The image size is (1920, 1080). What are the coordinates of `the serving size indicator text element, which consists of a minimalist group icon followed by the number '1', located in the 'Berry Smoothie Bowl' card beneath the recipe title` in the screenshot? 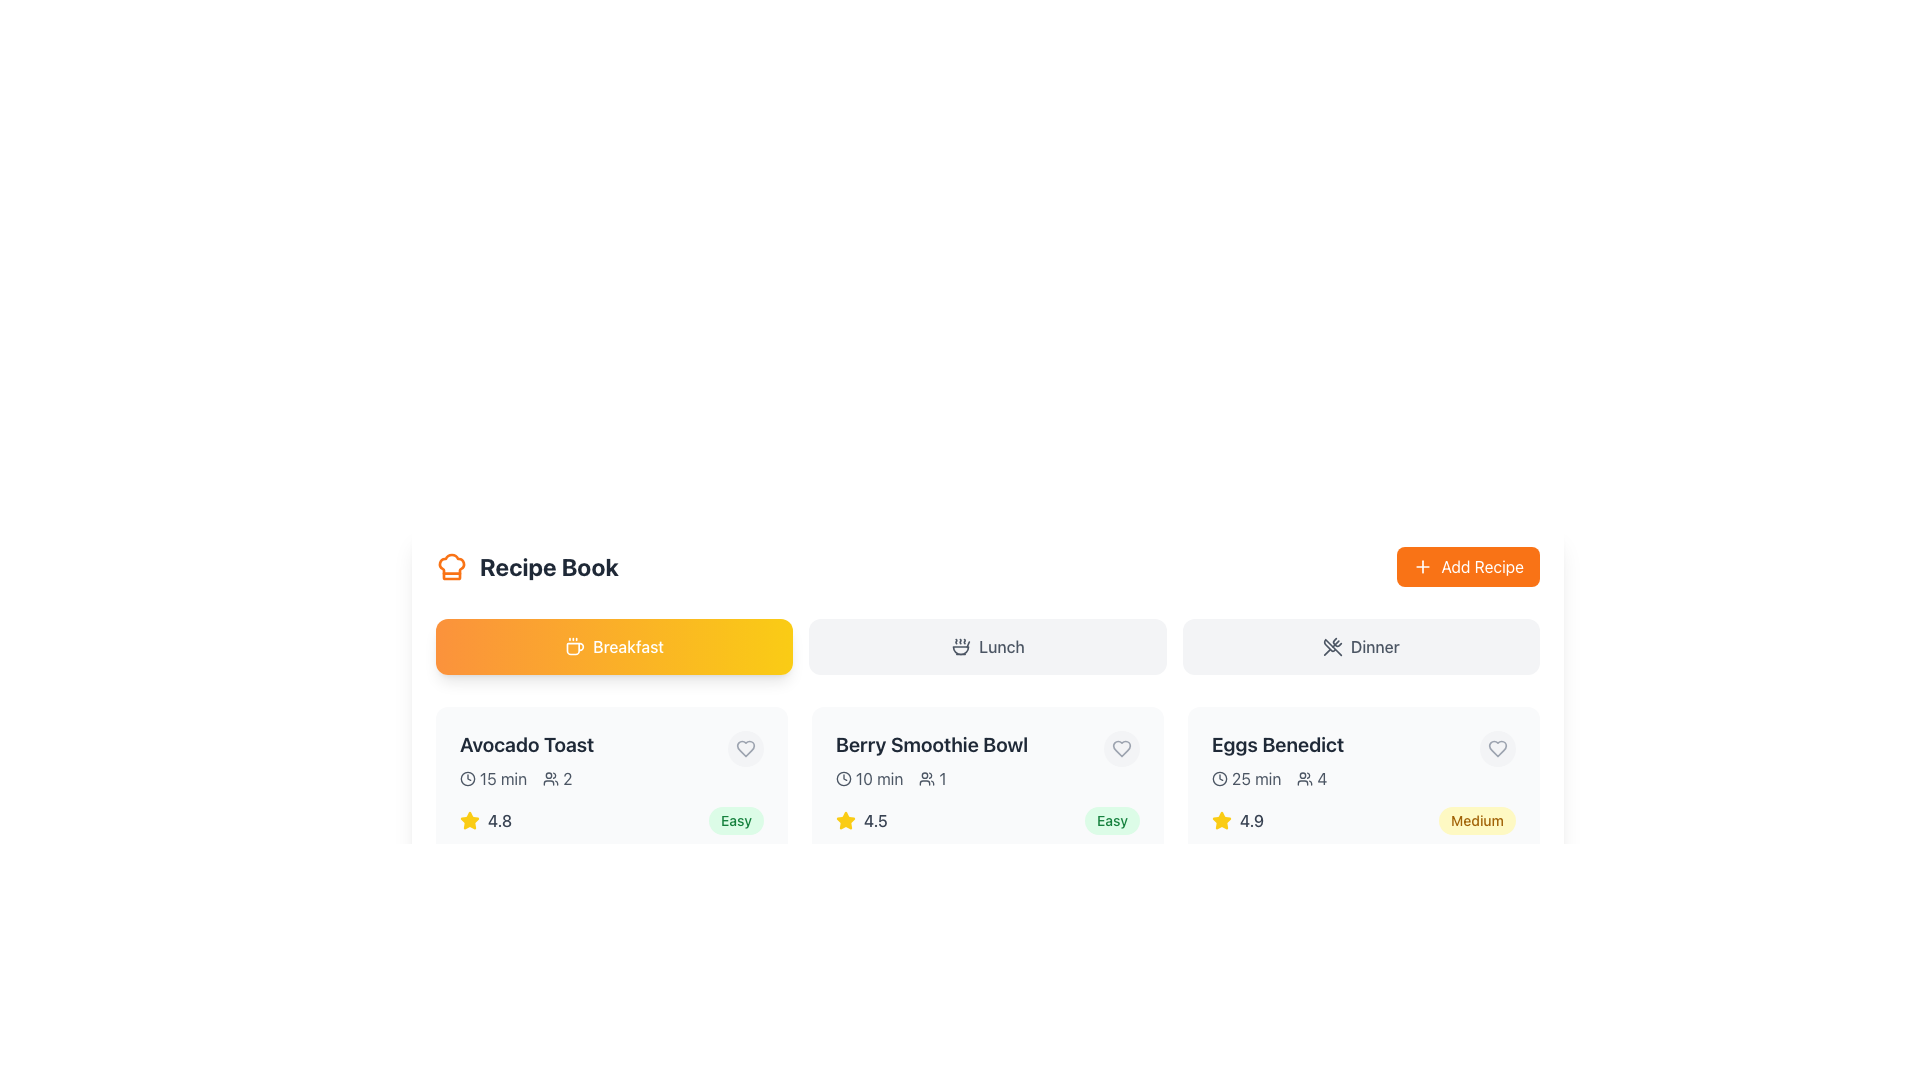 It's located at (931, 778).